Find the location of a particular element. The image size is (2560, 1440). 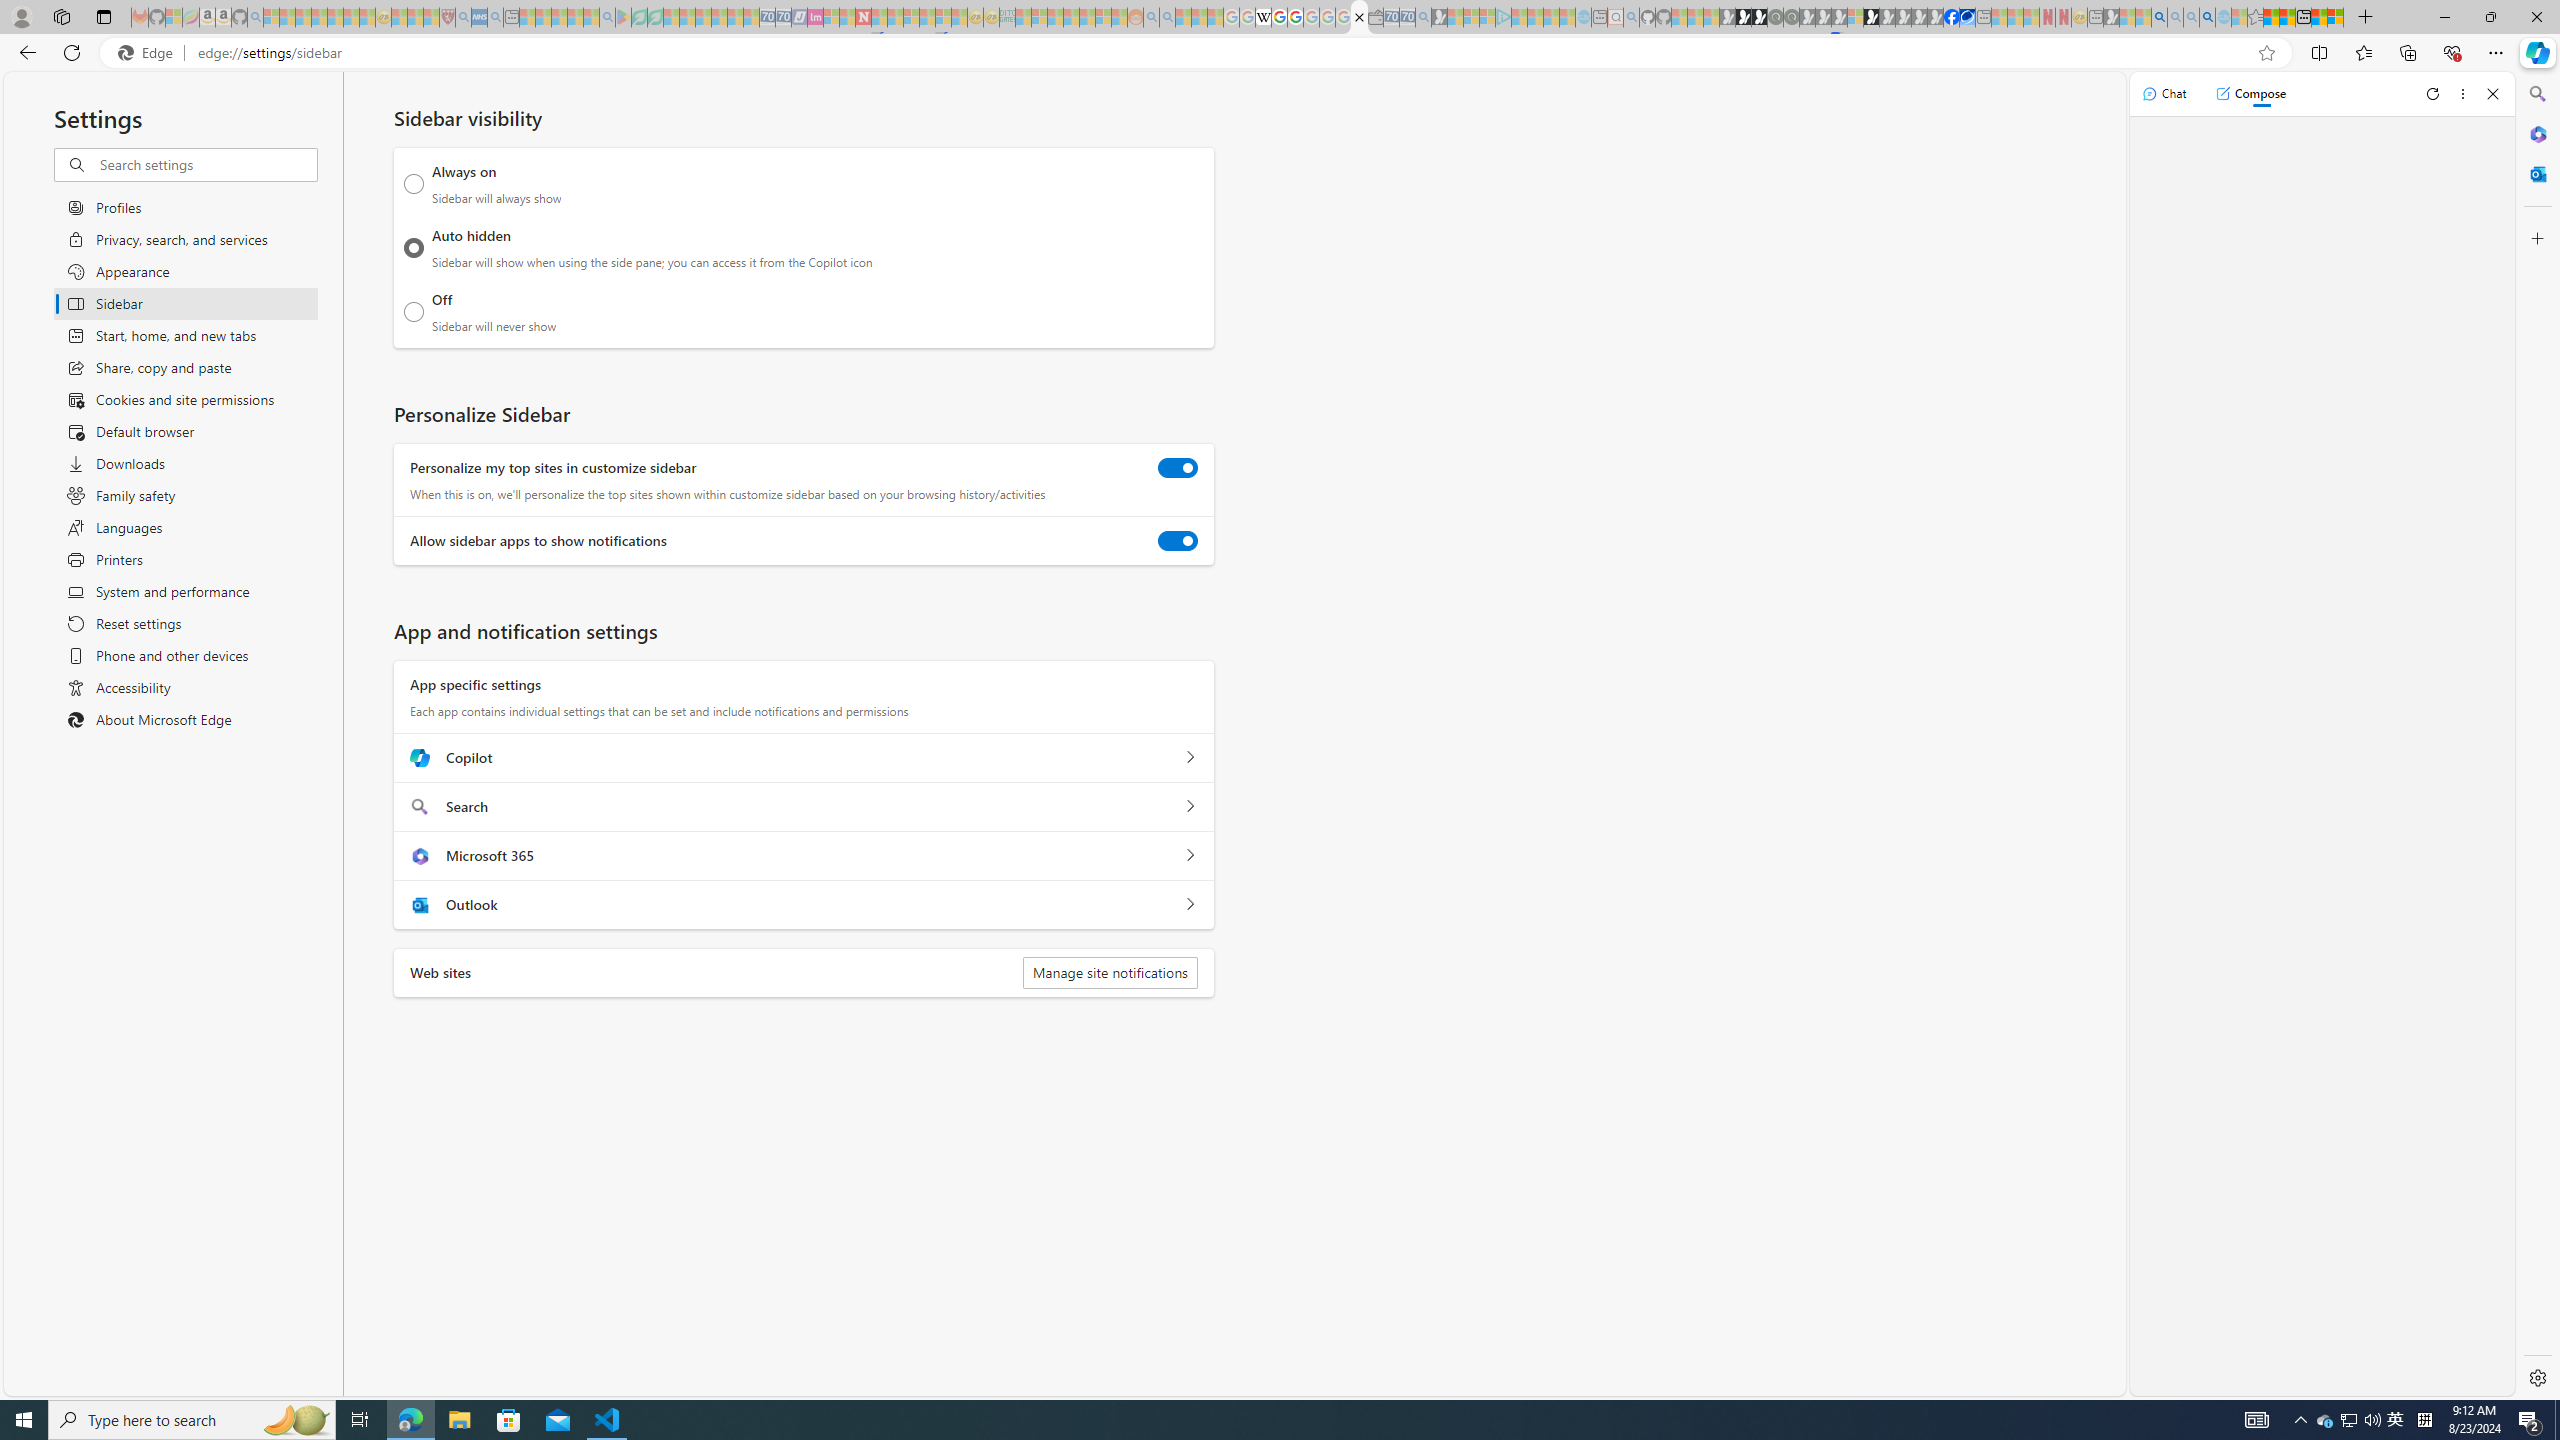

'Kinda Frugal - MSN - Sleeping' is located at coordinates (1085, 16).